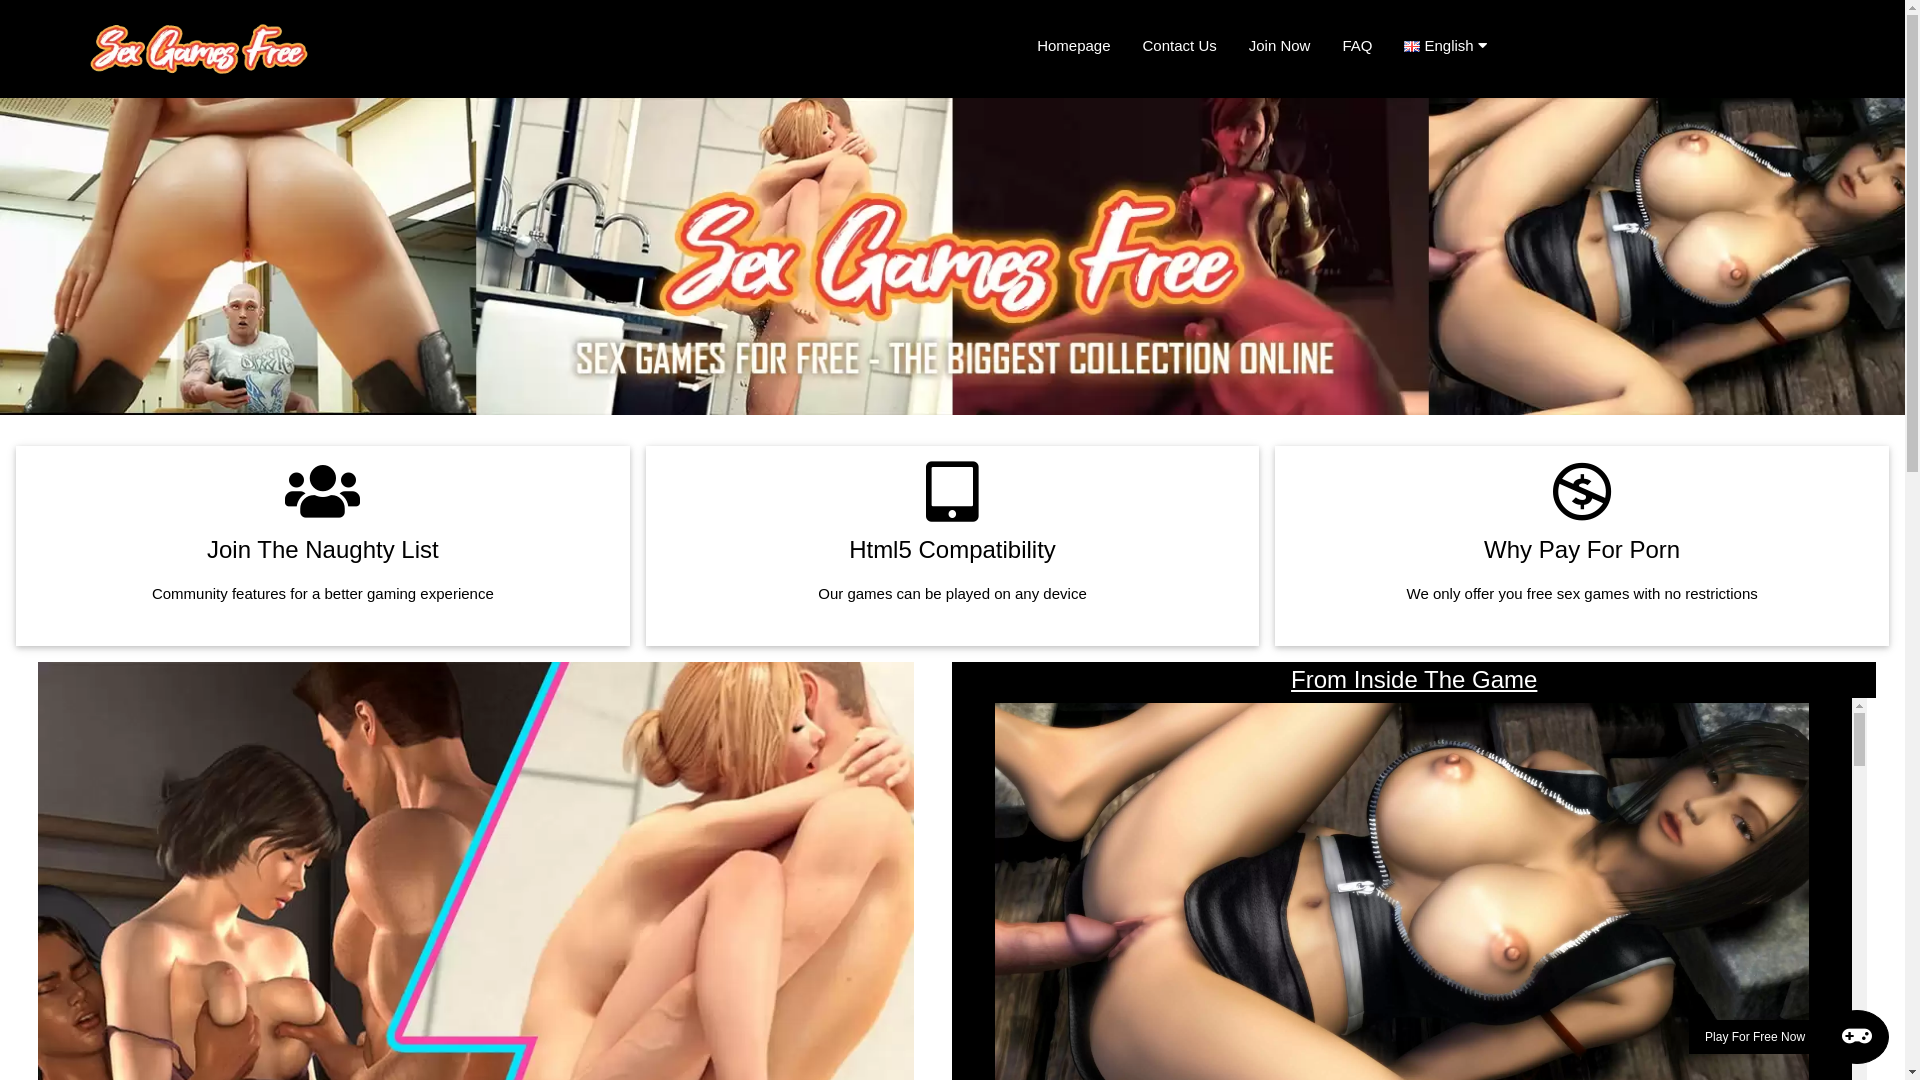 Image resolution: width=1920 pixels, height=1080 pixels. I want to click on 'Join Now', so click(1280, 45).